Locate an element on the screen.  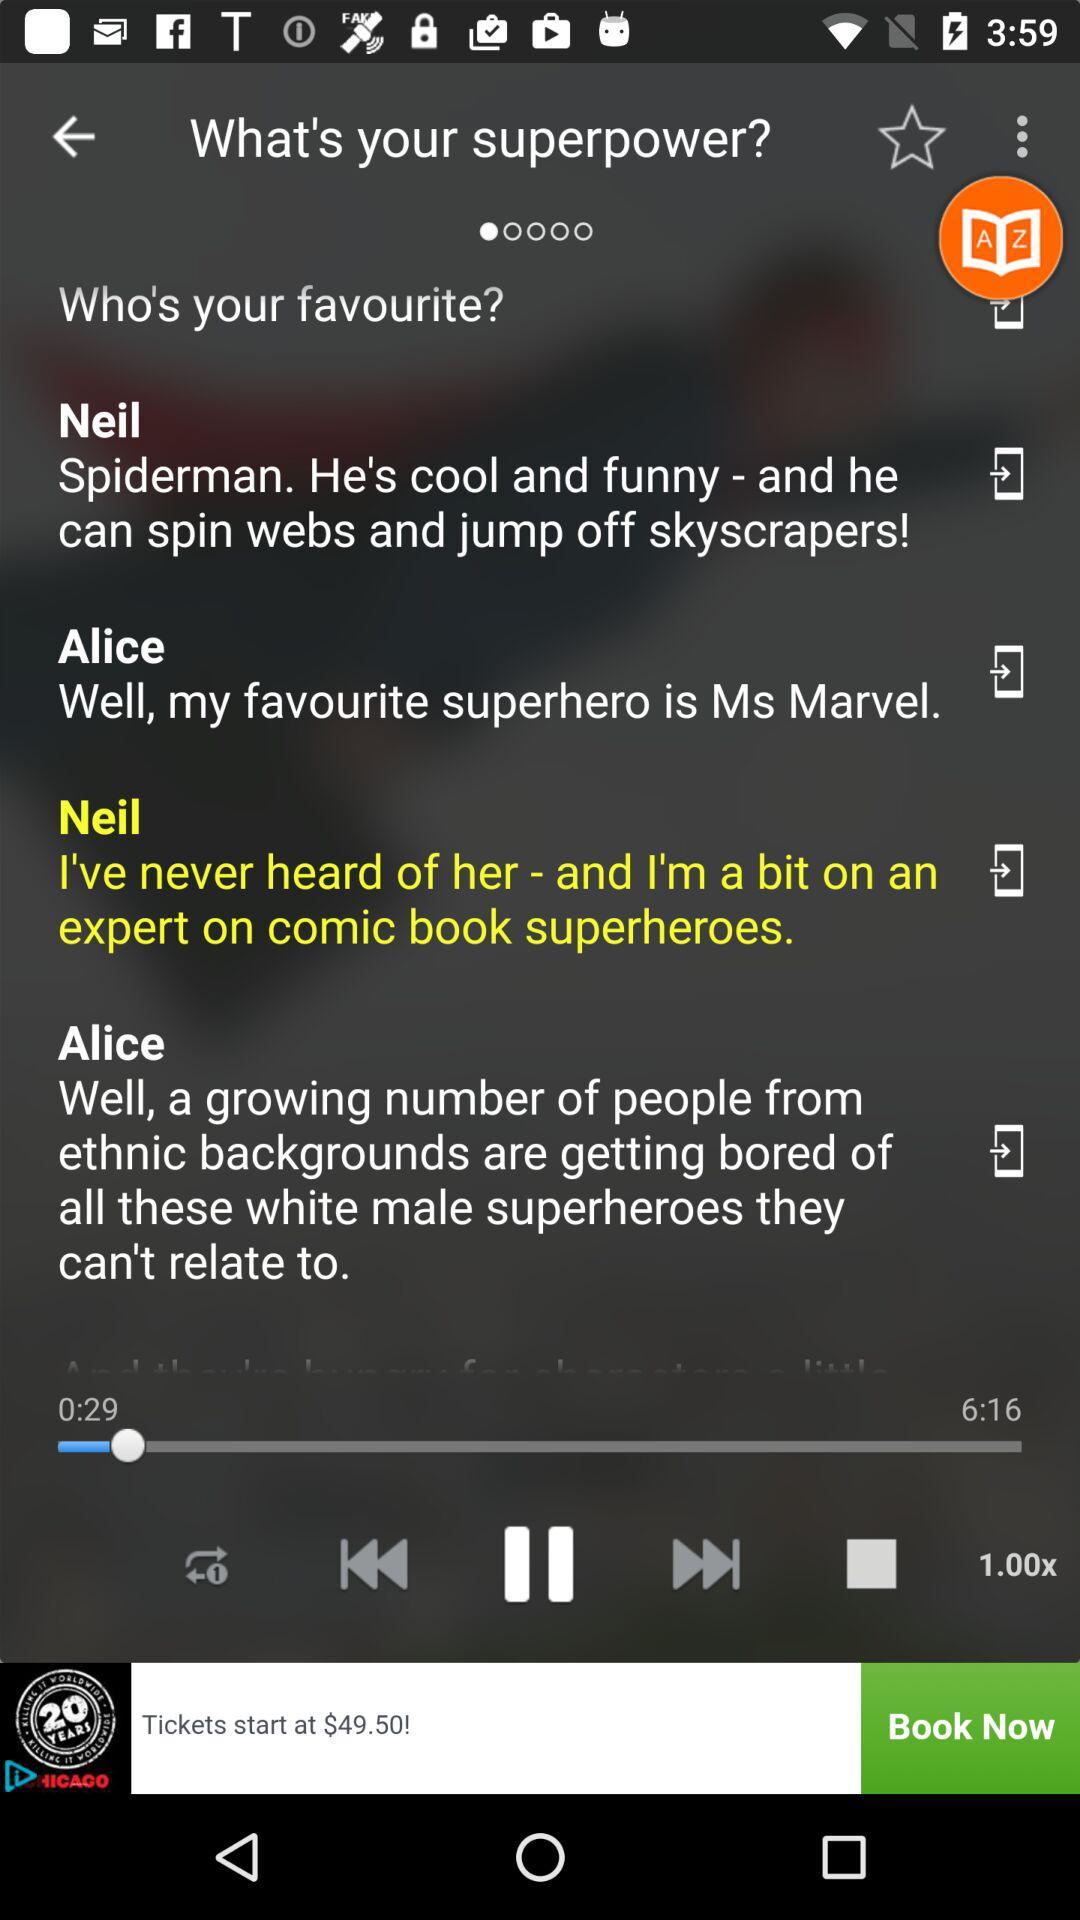
stop is located at coordinates (870, 1562).